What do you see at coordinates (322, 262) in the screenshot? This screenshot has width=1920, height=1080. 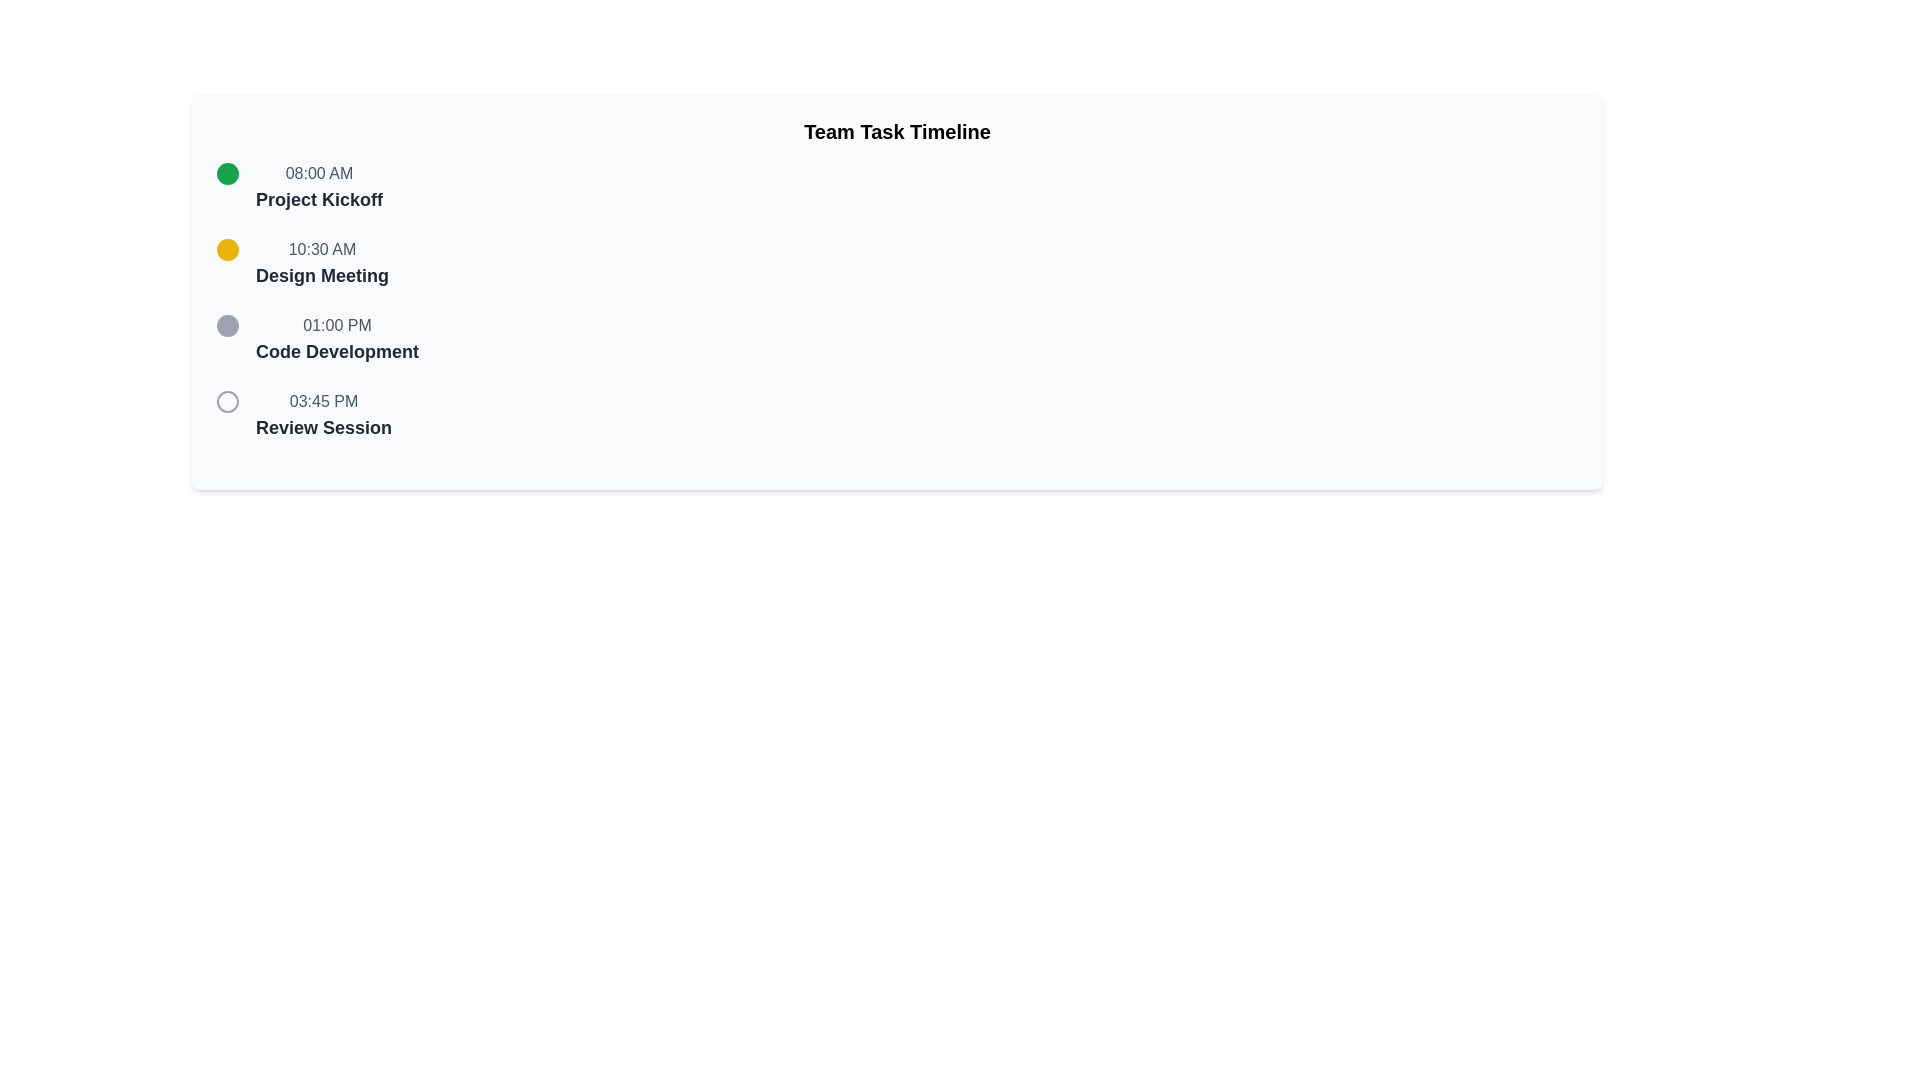 I see `the text label displaying '10:30 AM' and 'Design Meeting', which is positioned below 'Project Kickoff' and above 'Code Development' in the vertical timeline interface` at bounding box center [322, 262].